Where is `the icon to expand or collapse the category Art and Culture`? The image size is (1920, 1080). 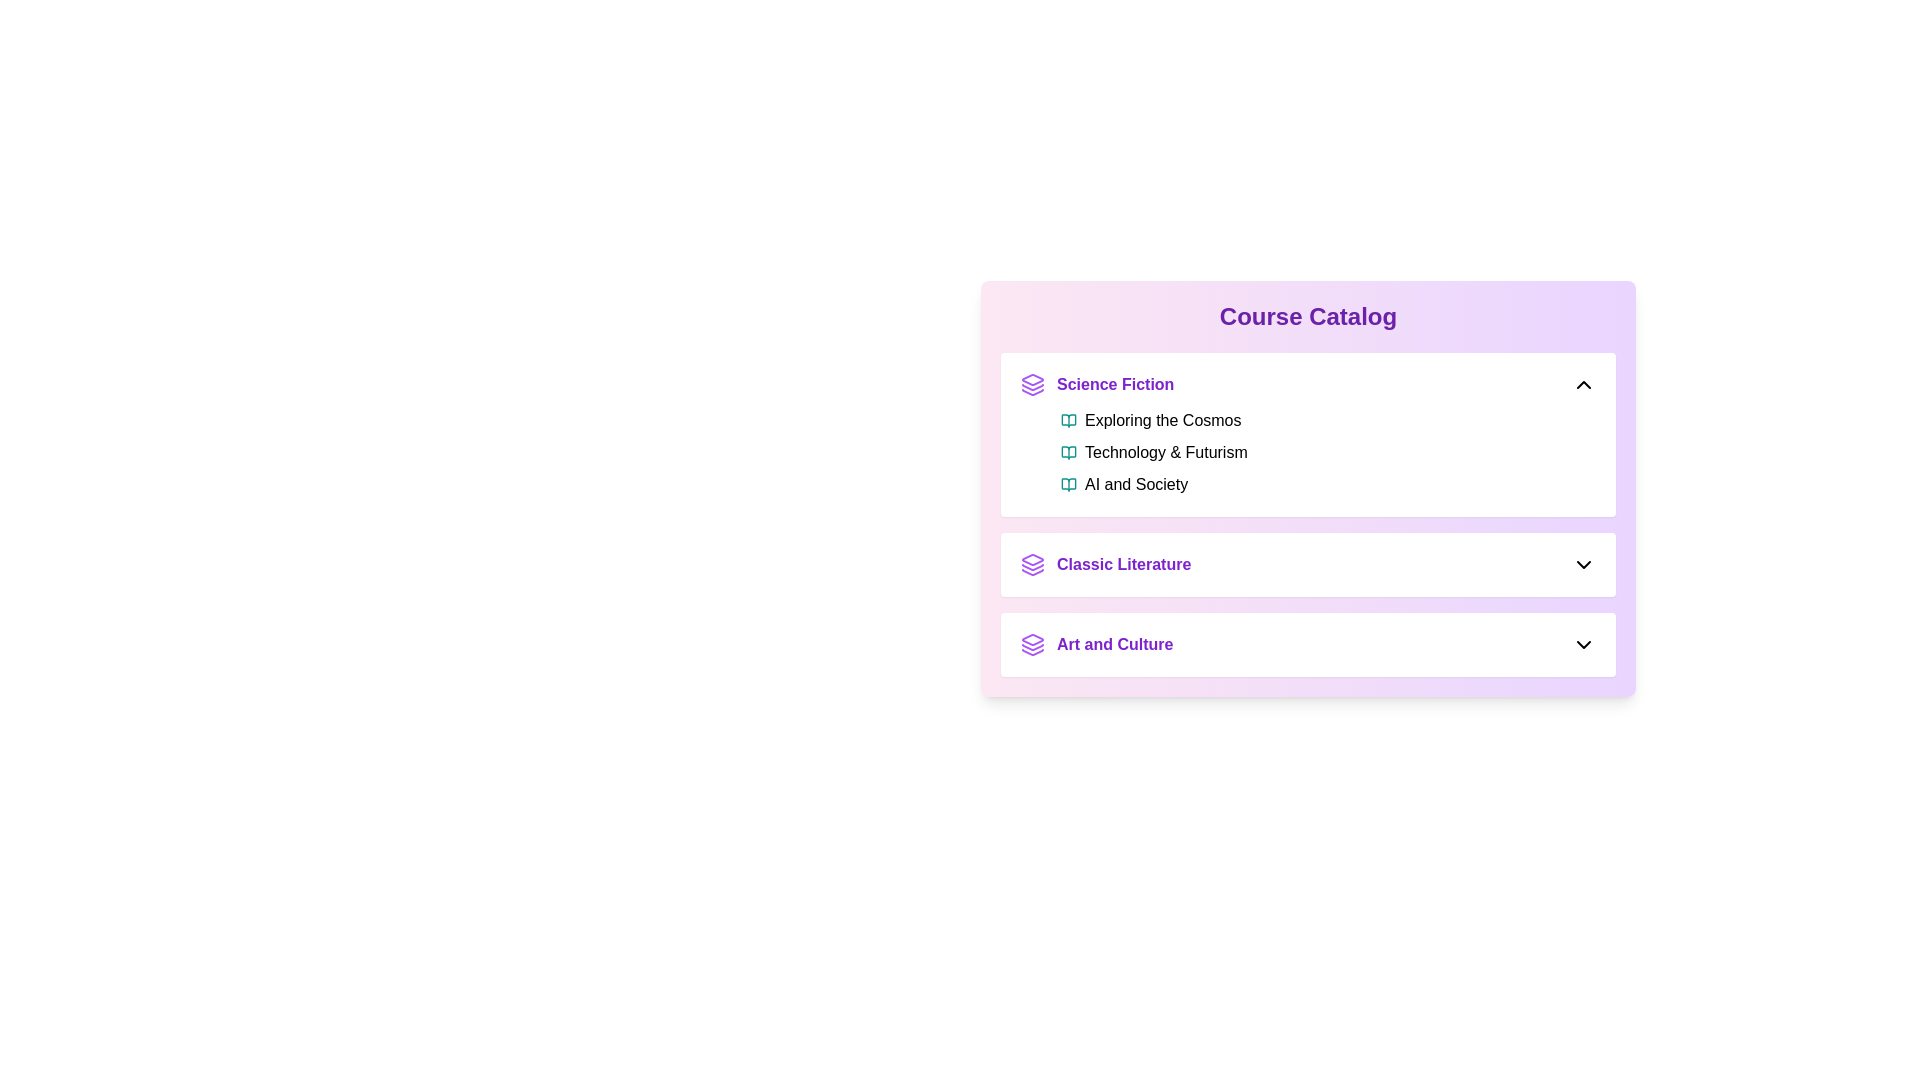 the icon to expand or collapse the category Art and Culture is located at coordinates (1583, 644).